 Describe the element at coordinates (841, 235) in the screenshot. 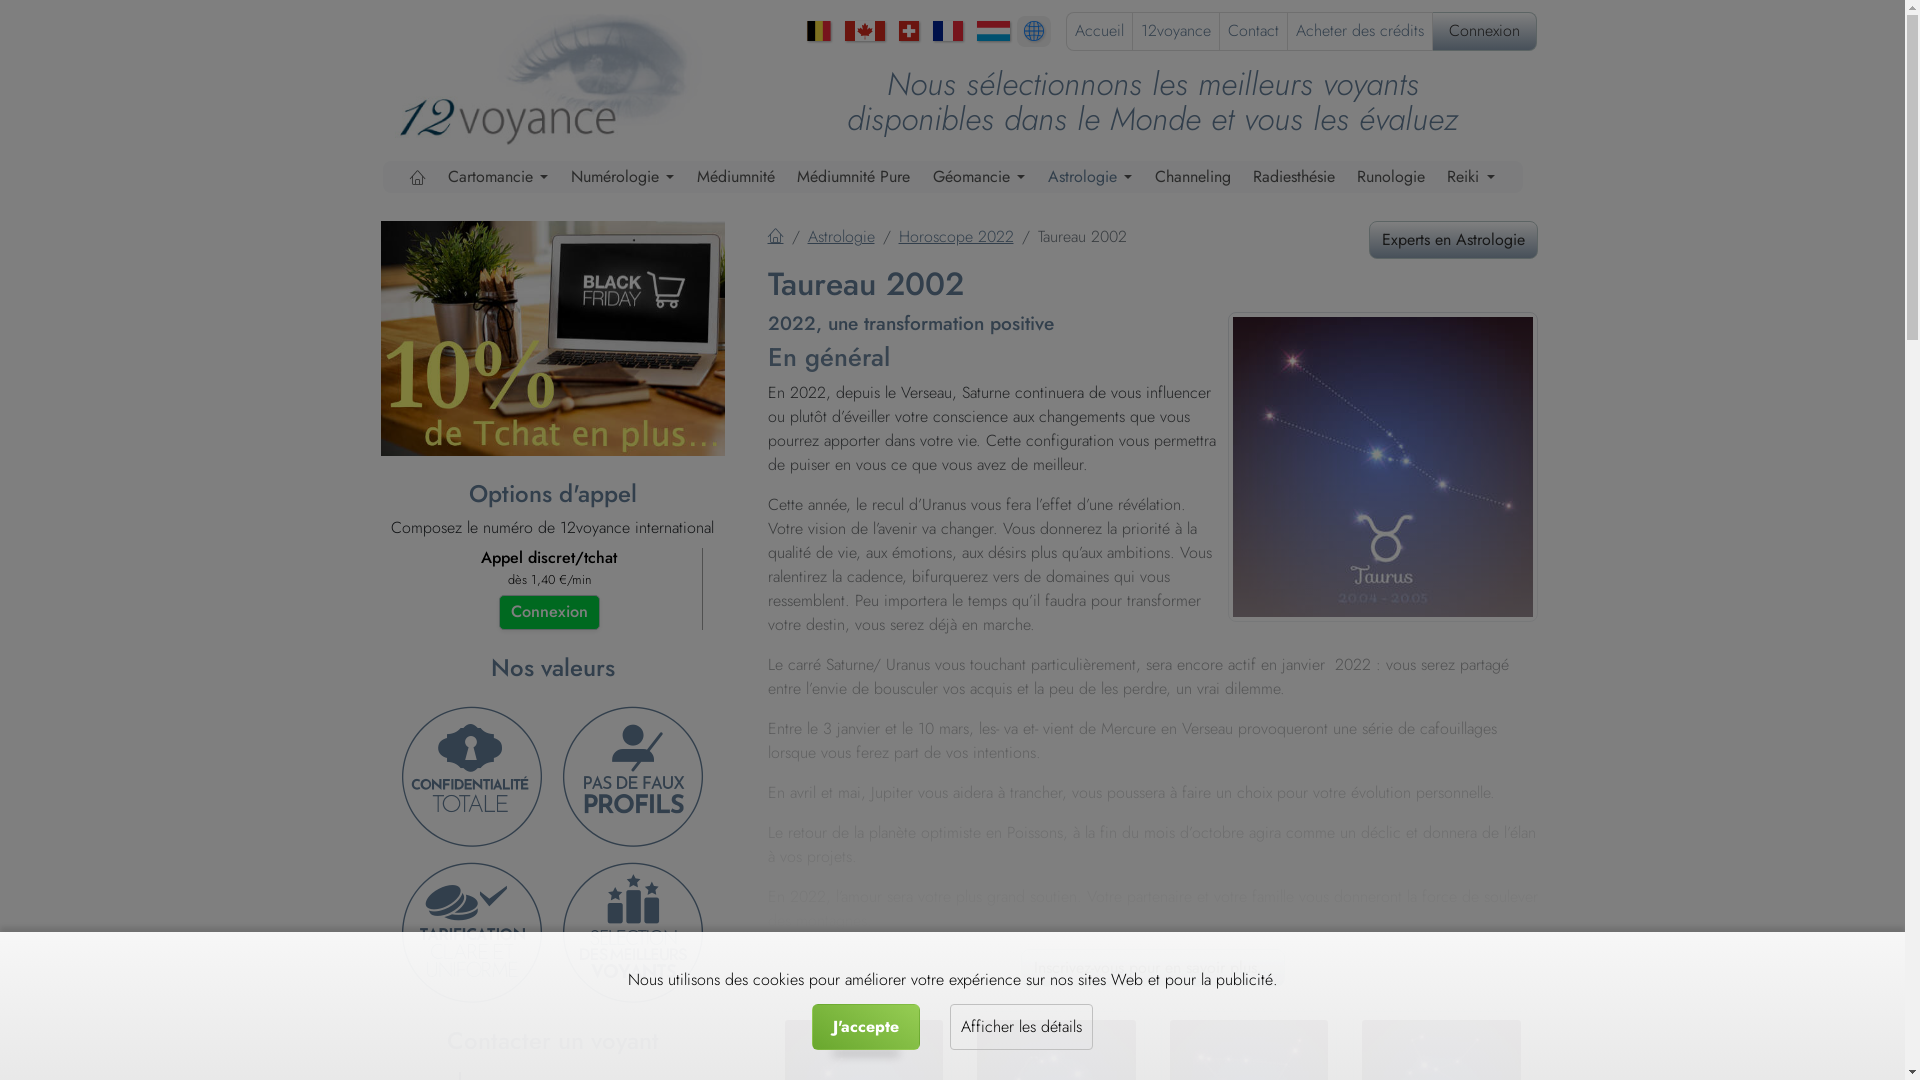

I see `'Astrologie'` at that location.